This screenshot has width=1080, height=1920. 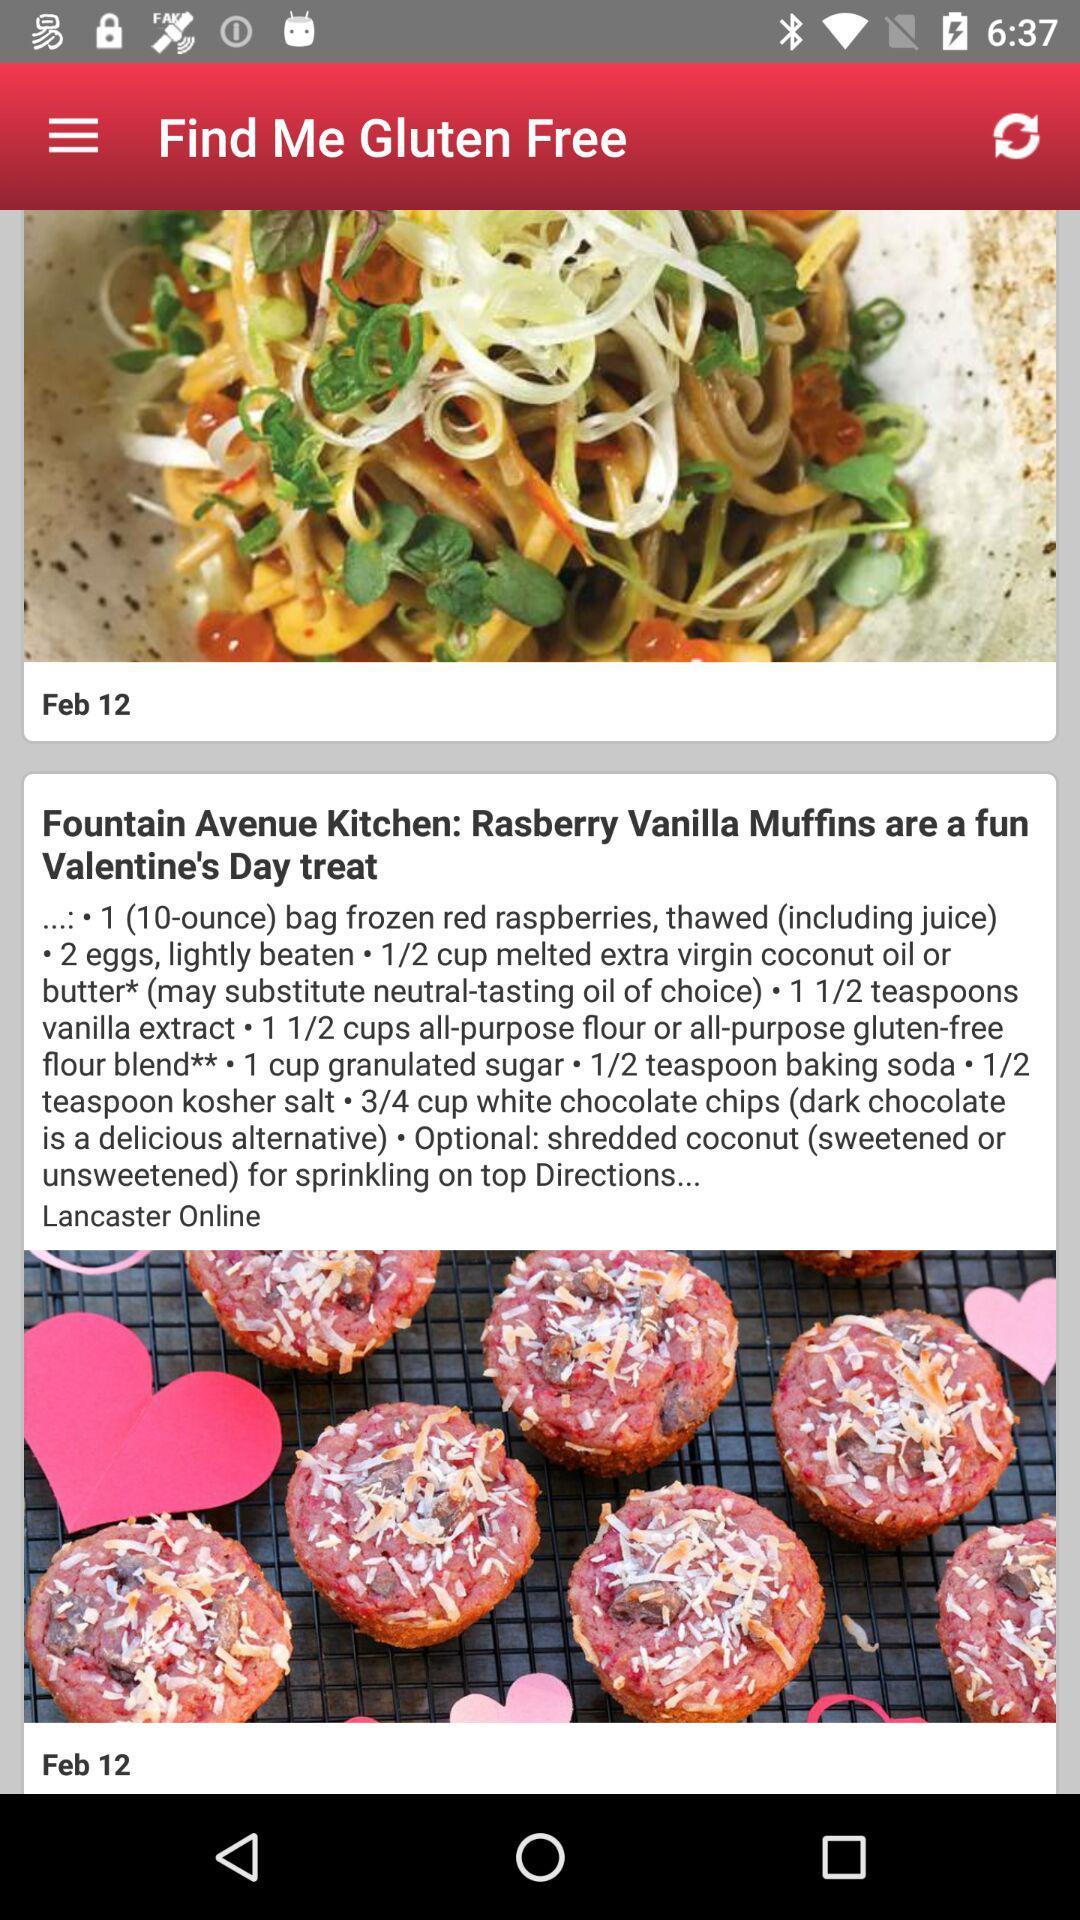 I want to click on the 1 10 ounce item, so click(x=540, y=1043).